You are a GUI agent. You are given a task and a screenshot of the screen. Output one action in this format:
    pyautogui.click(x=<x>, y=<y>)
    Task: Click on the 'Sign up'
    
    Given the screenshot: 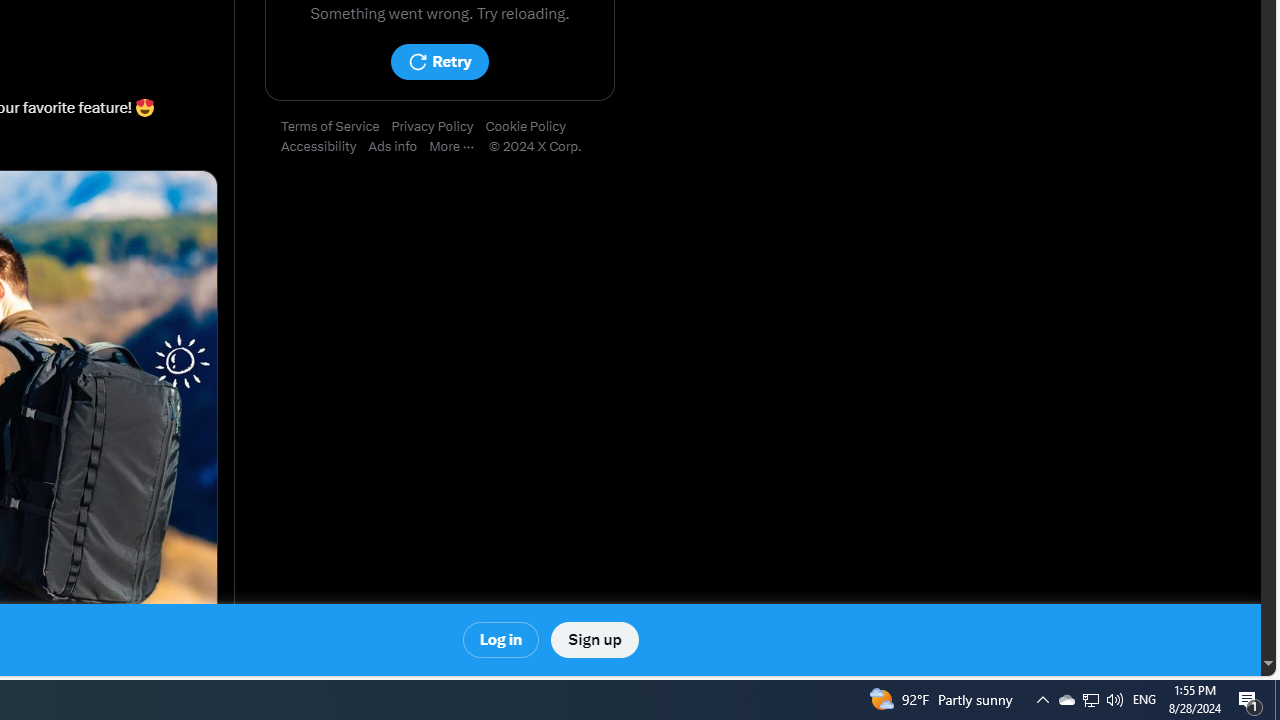 What is the action you would take?
    pyautogui.click(x=593, y=640)
    